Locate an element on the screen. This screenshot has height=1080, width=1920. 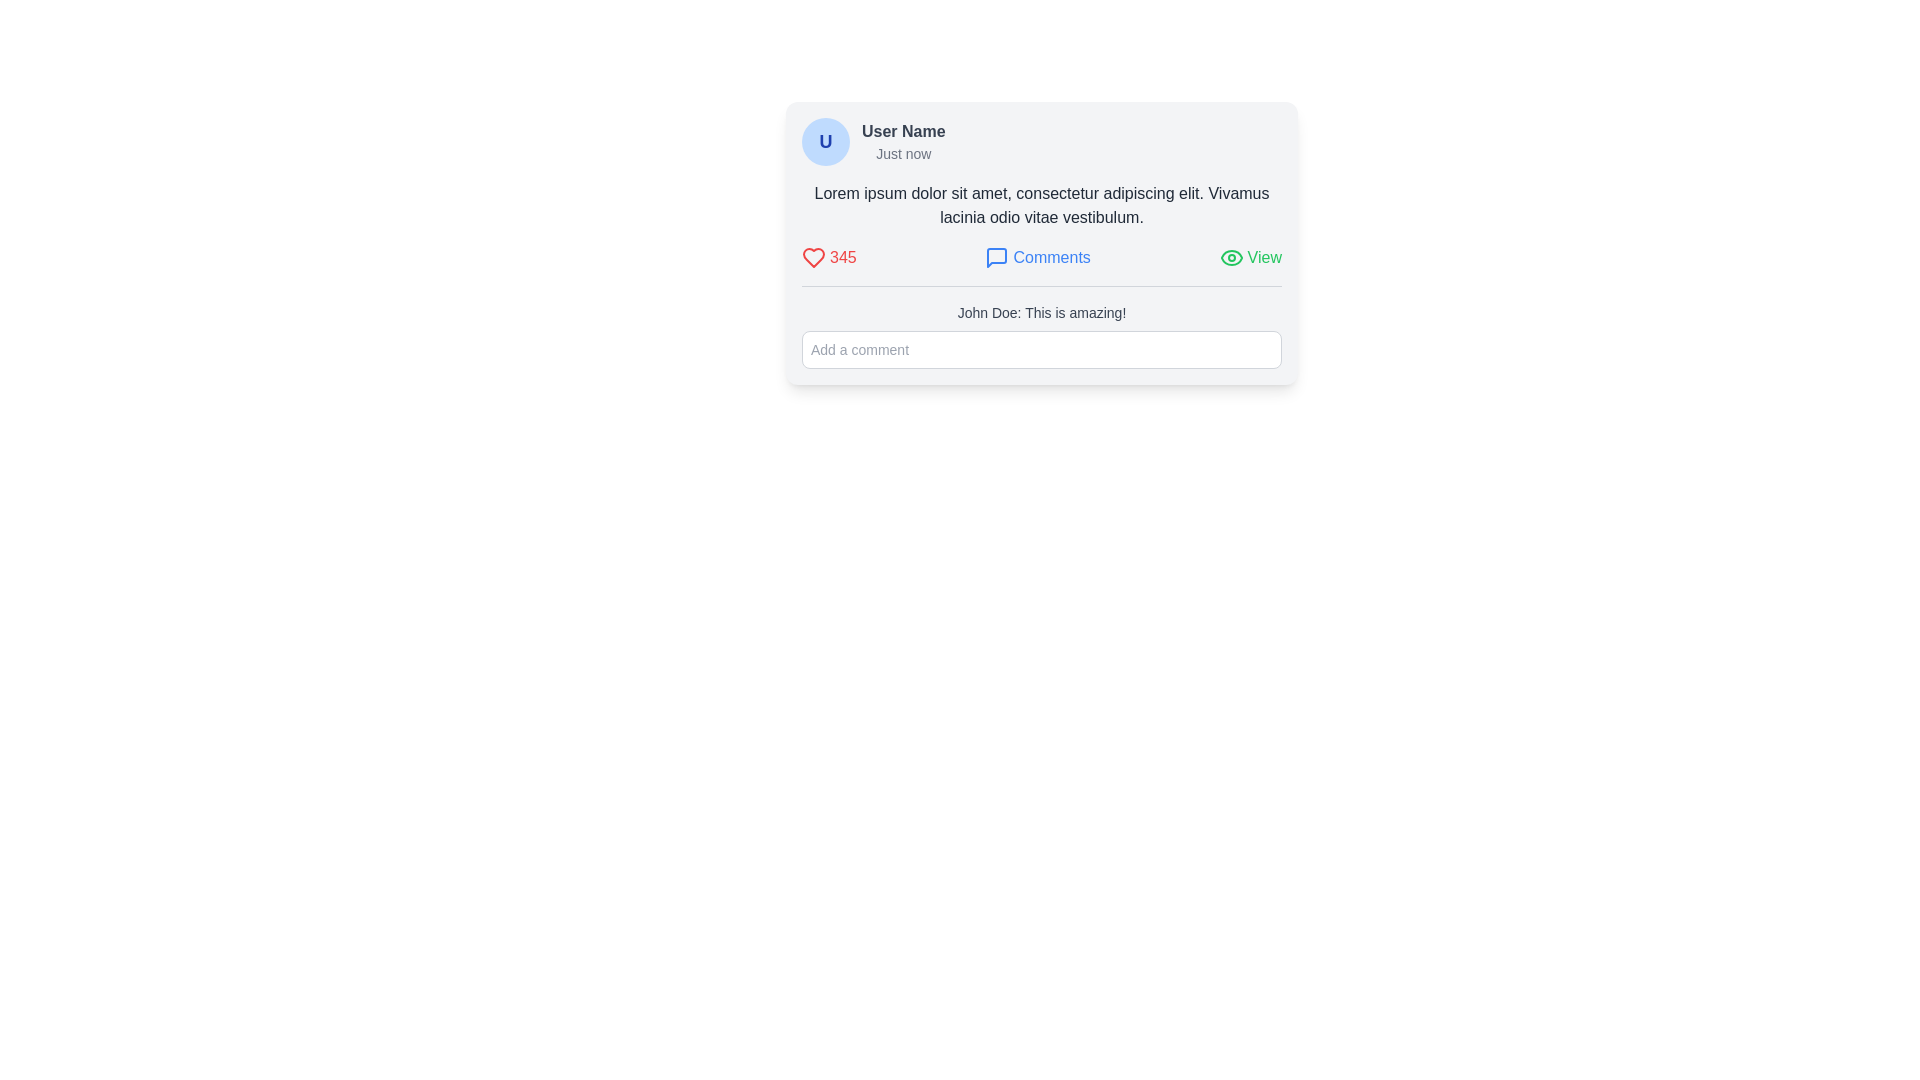
the blue speech bubble icon representing comments, located to the right of the 'Comments' text, to explore any available context menu is located at coordinates (997, 257).